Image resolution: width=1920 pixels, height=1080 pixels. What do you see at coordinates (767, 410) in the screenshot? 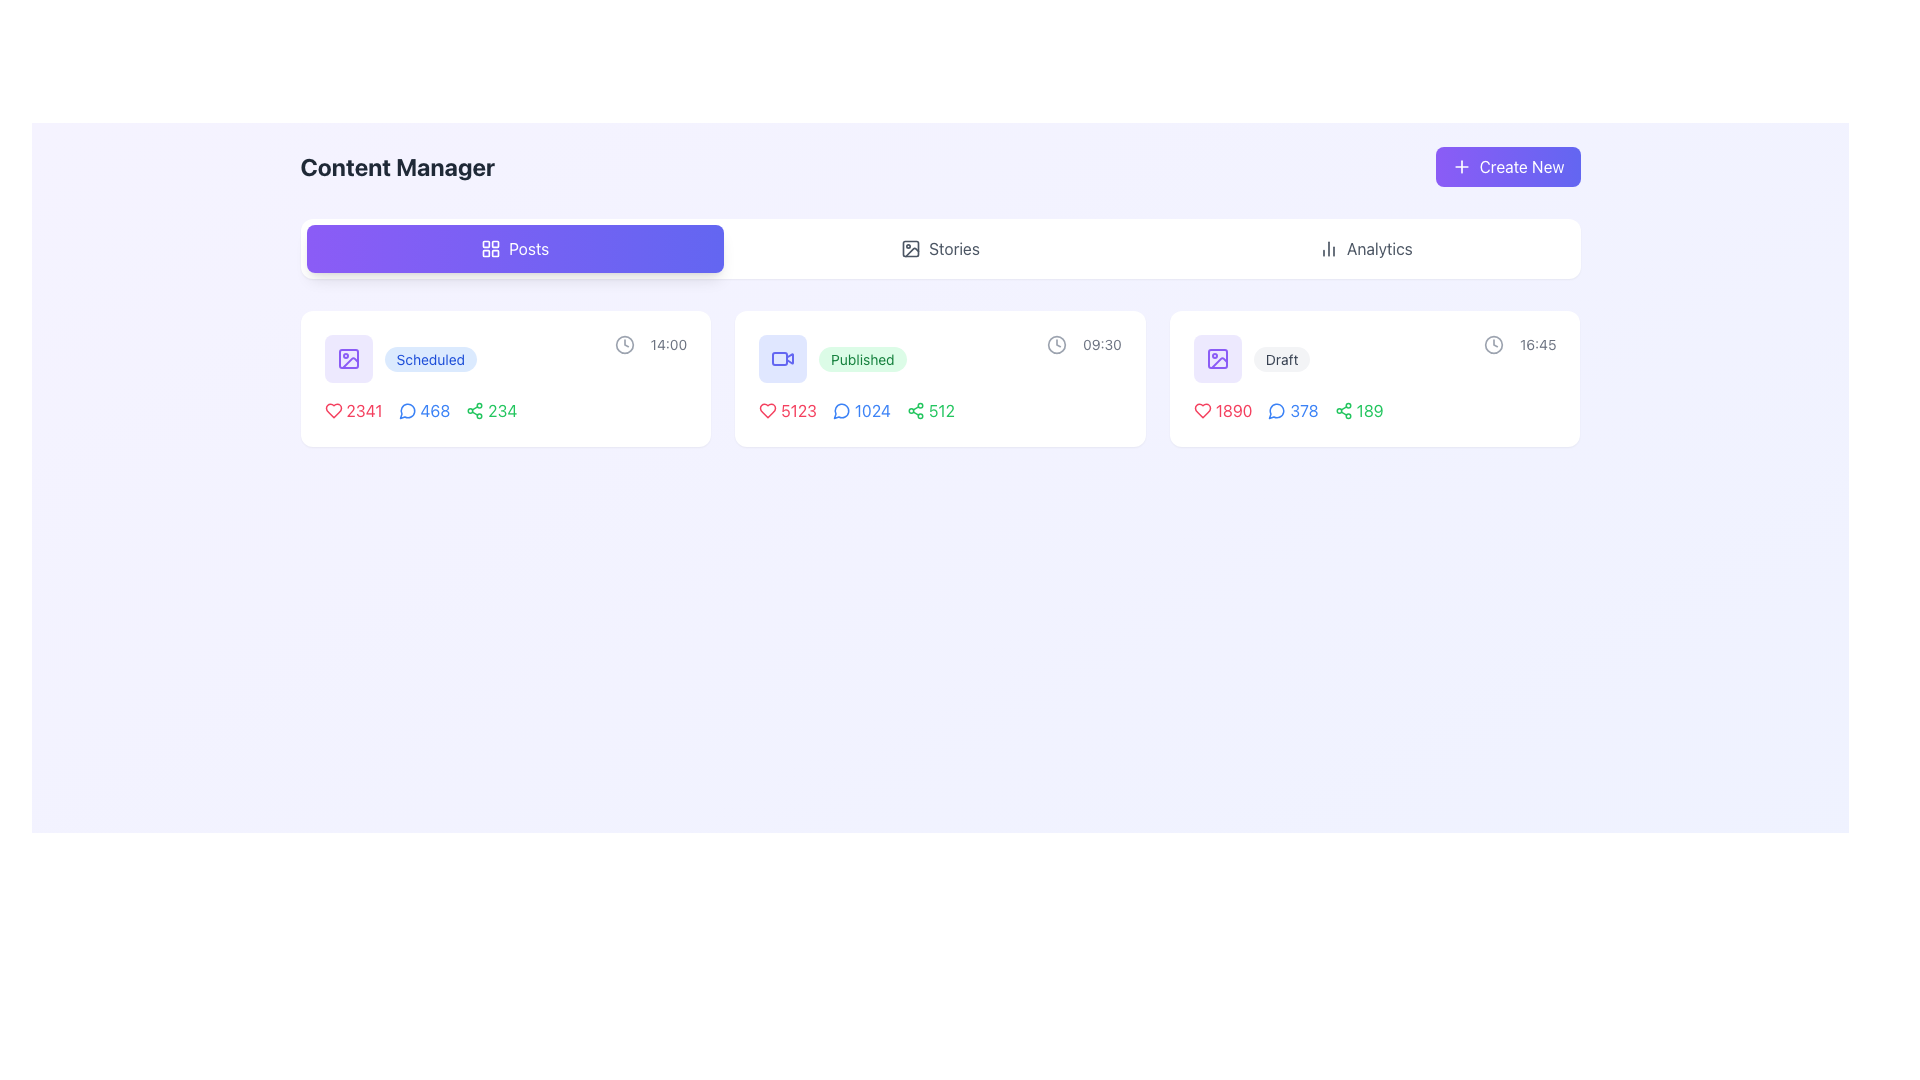
I see `the 'like' or 'favorite' icon located in the second content card from the left, positioned directly preceding the text '5123'` at bounding box center [767, 410].